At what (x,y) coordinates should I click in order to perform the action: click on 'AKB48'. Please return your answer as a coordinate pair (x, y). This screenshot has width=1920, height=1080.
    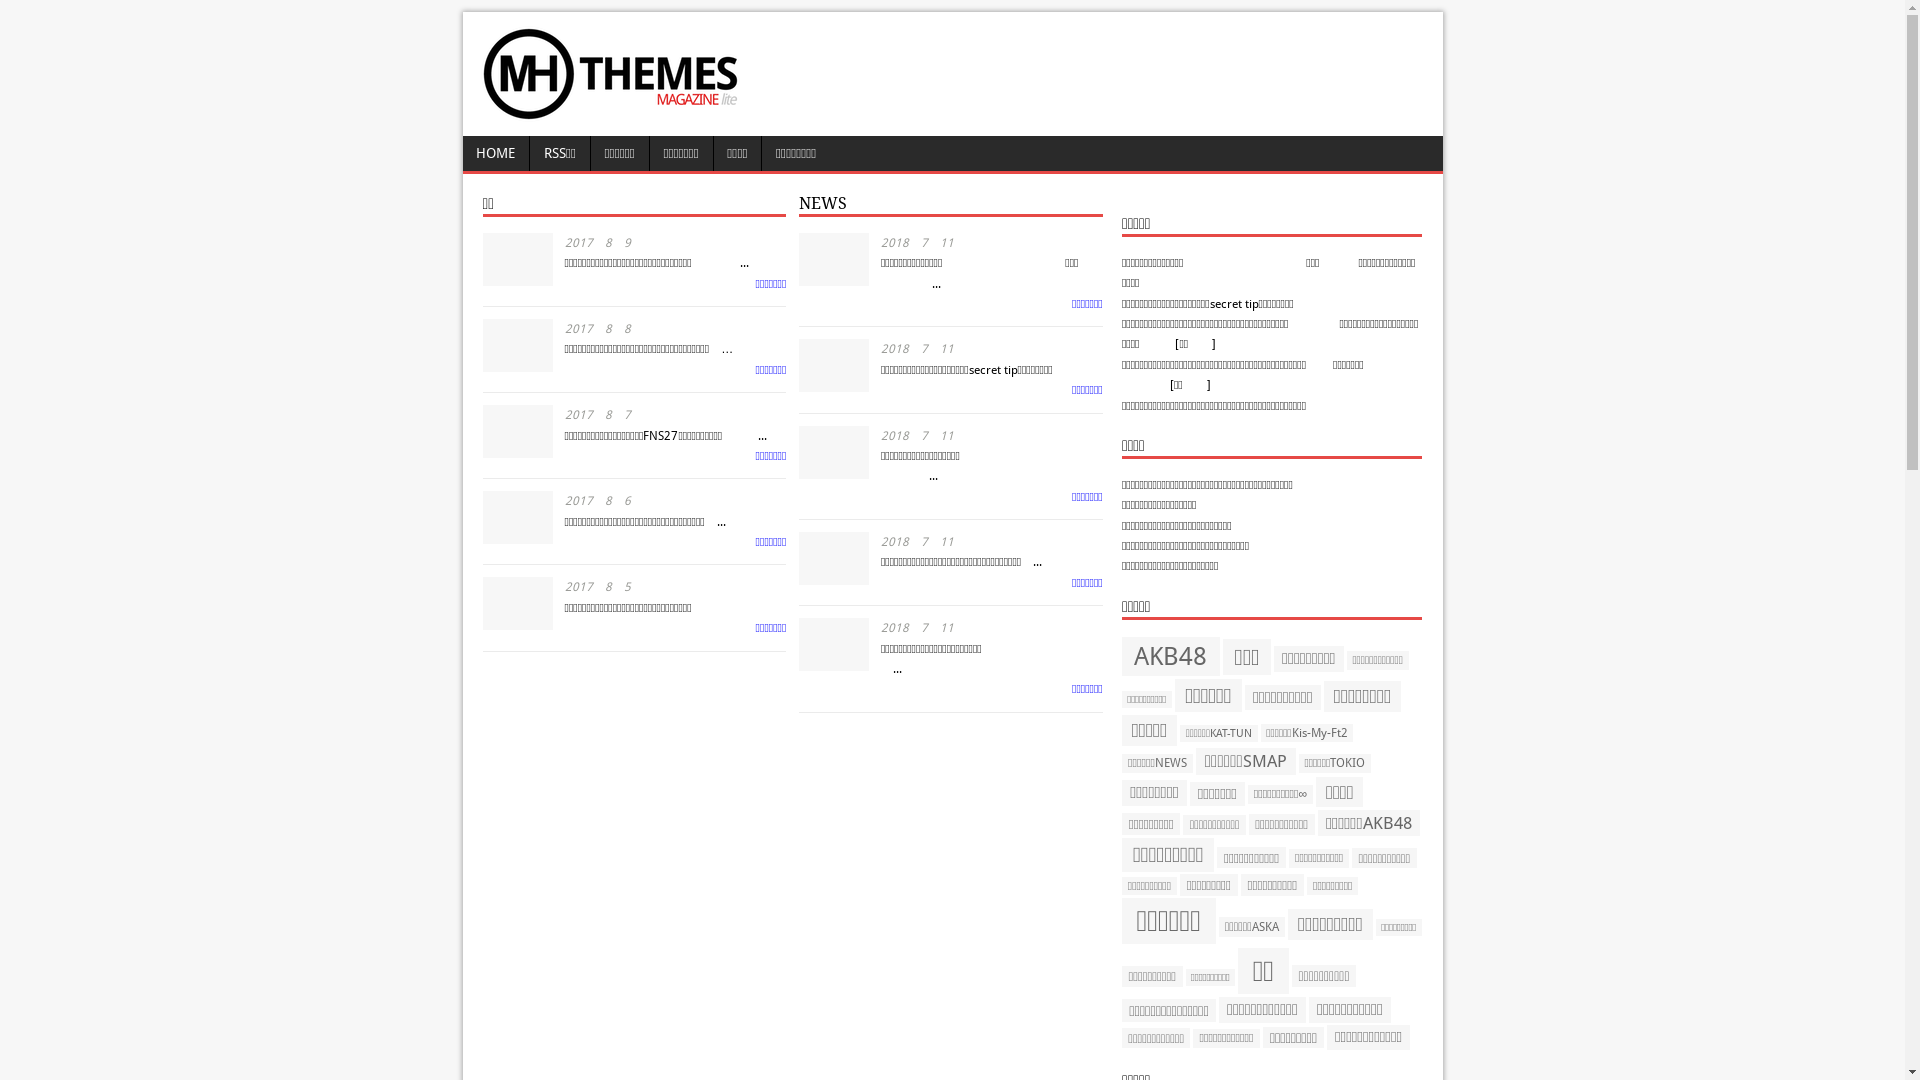
    Looking at the image, I should click on (1122, 656).